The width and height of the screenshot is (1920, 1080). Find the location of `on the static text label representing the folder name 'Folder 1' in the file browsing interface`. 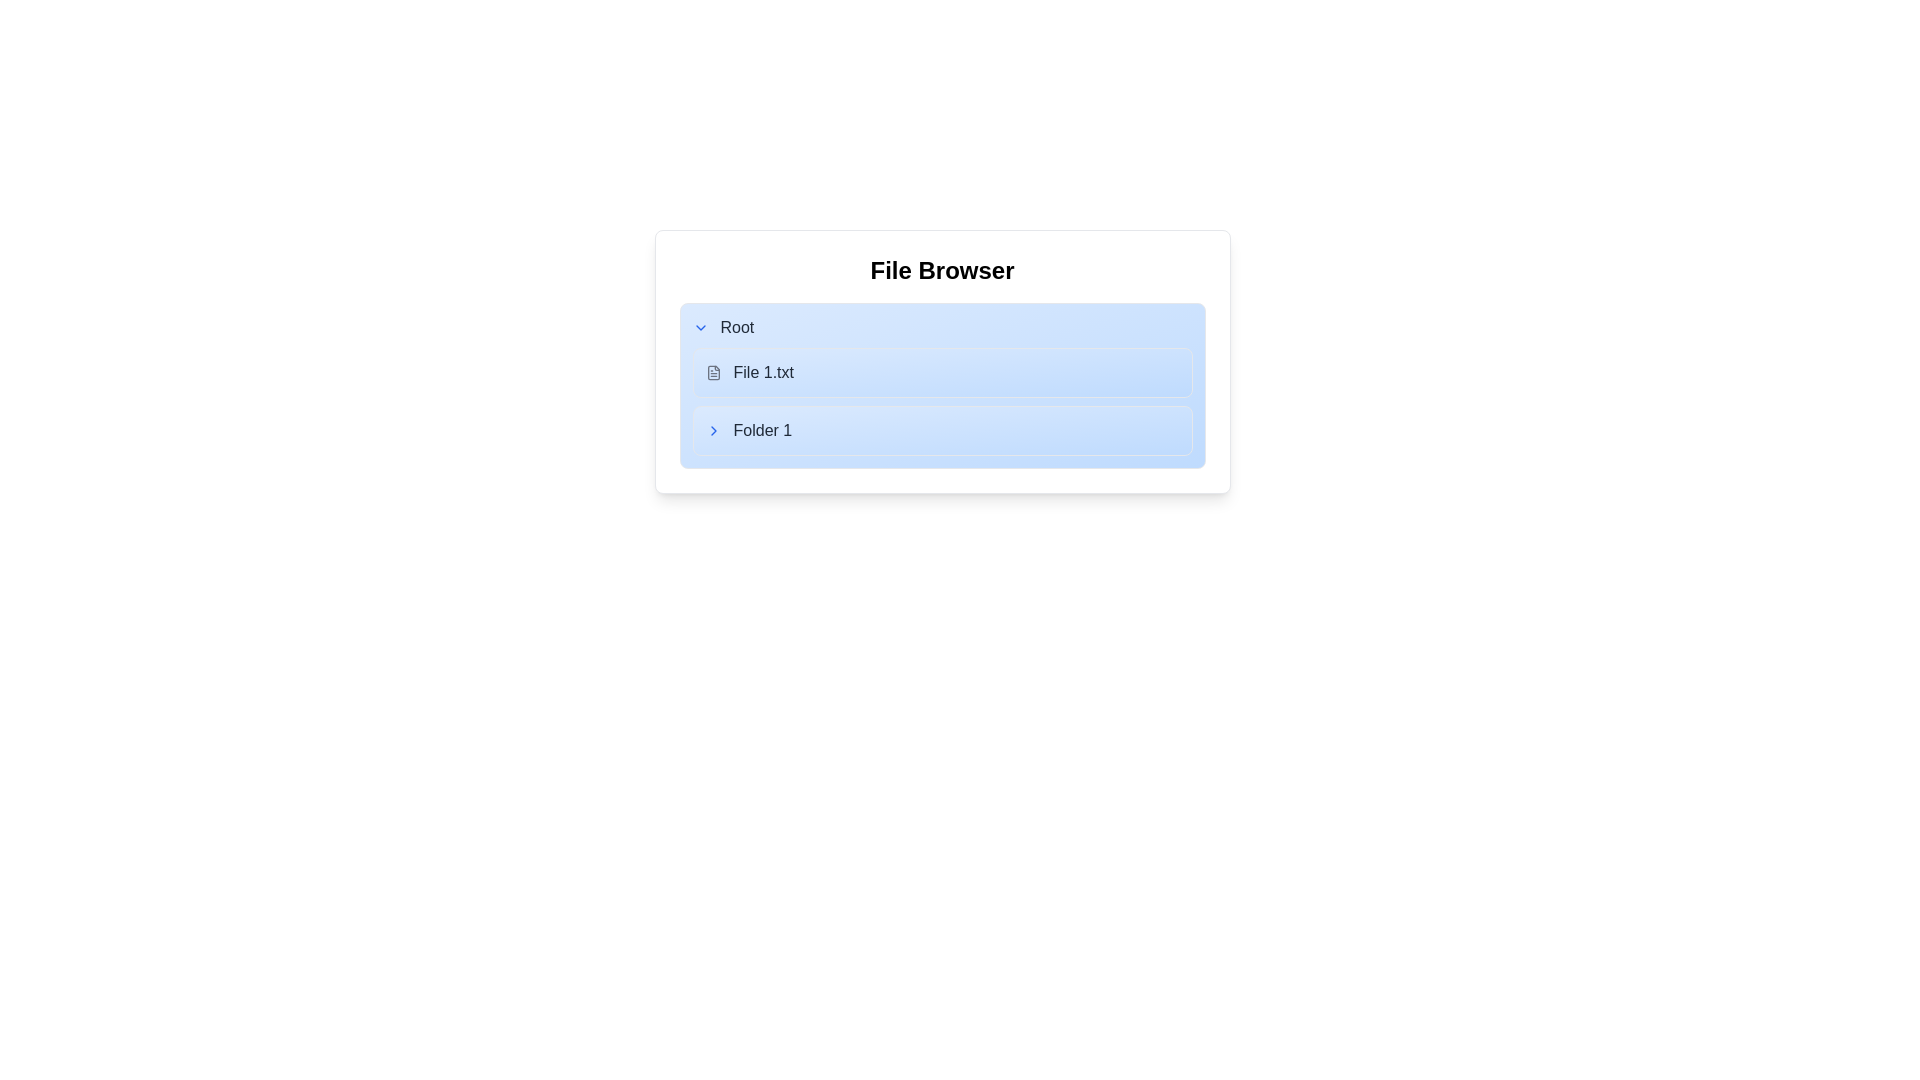

on the static text label representing the folder name 'Folder 1' in the file browsing interface is located at coordinates (761, 430).